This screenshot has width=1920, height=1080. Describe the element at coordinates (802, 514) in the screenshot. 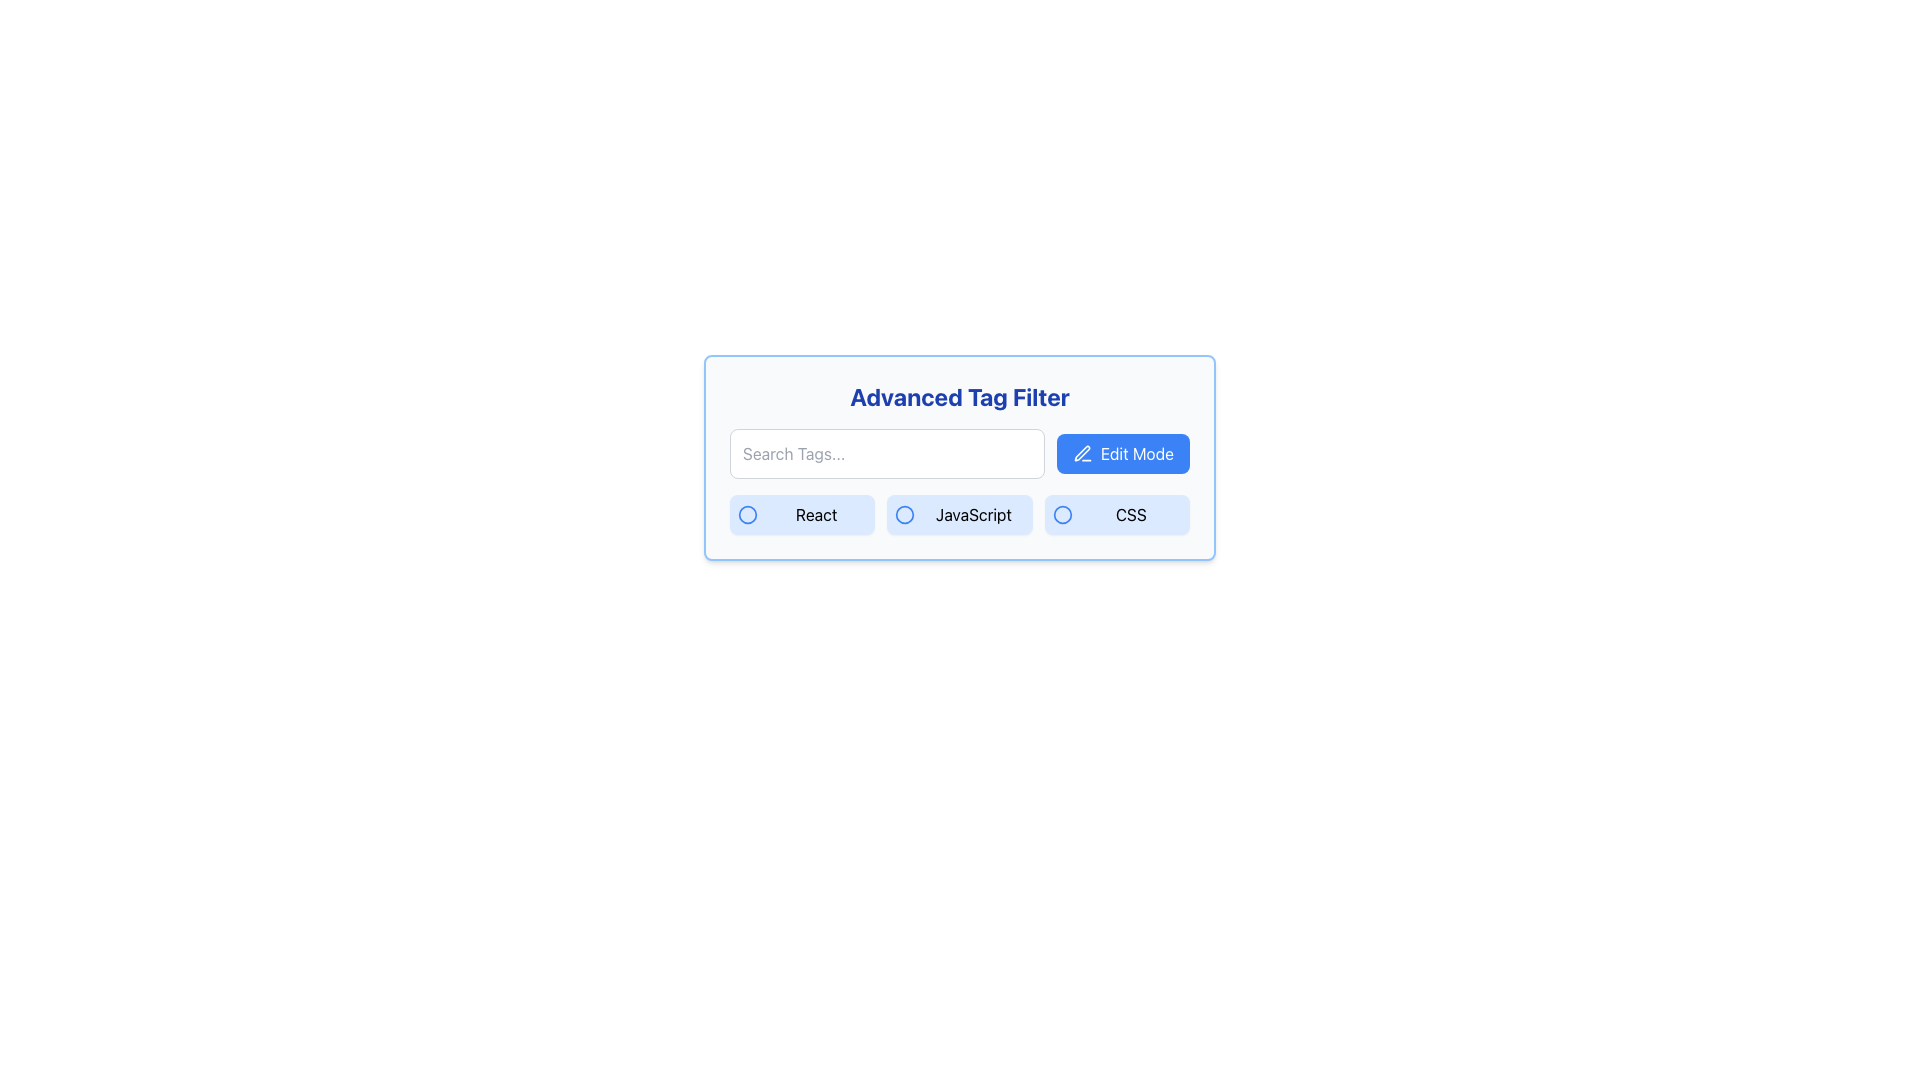

I see `the first selectable button labeled 'React' in the 'Advanced Tag Filter' section` at that location.